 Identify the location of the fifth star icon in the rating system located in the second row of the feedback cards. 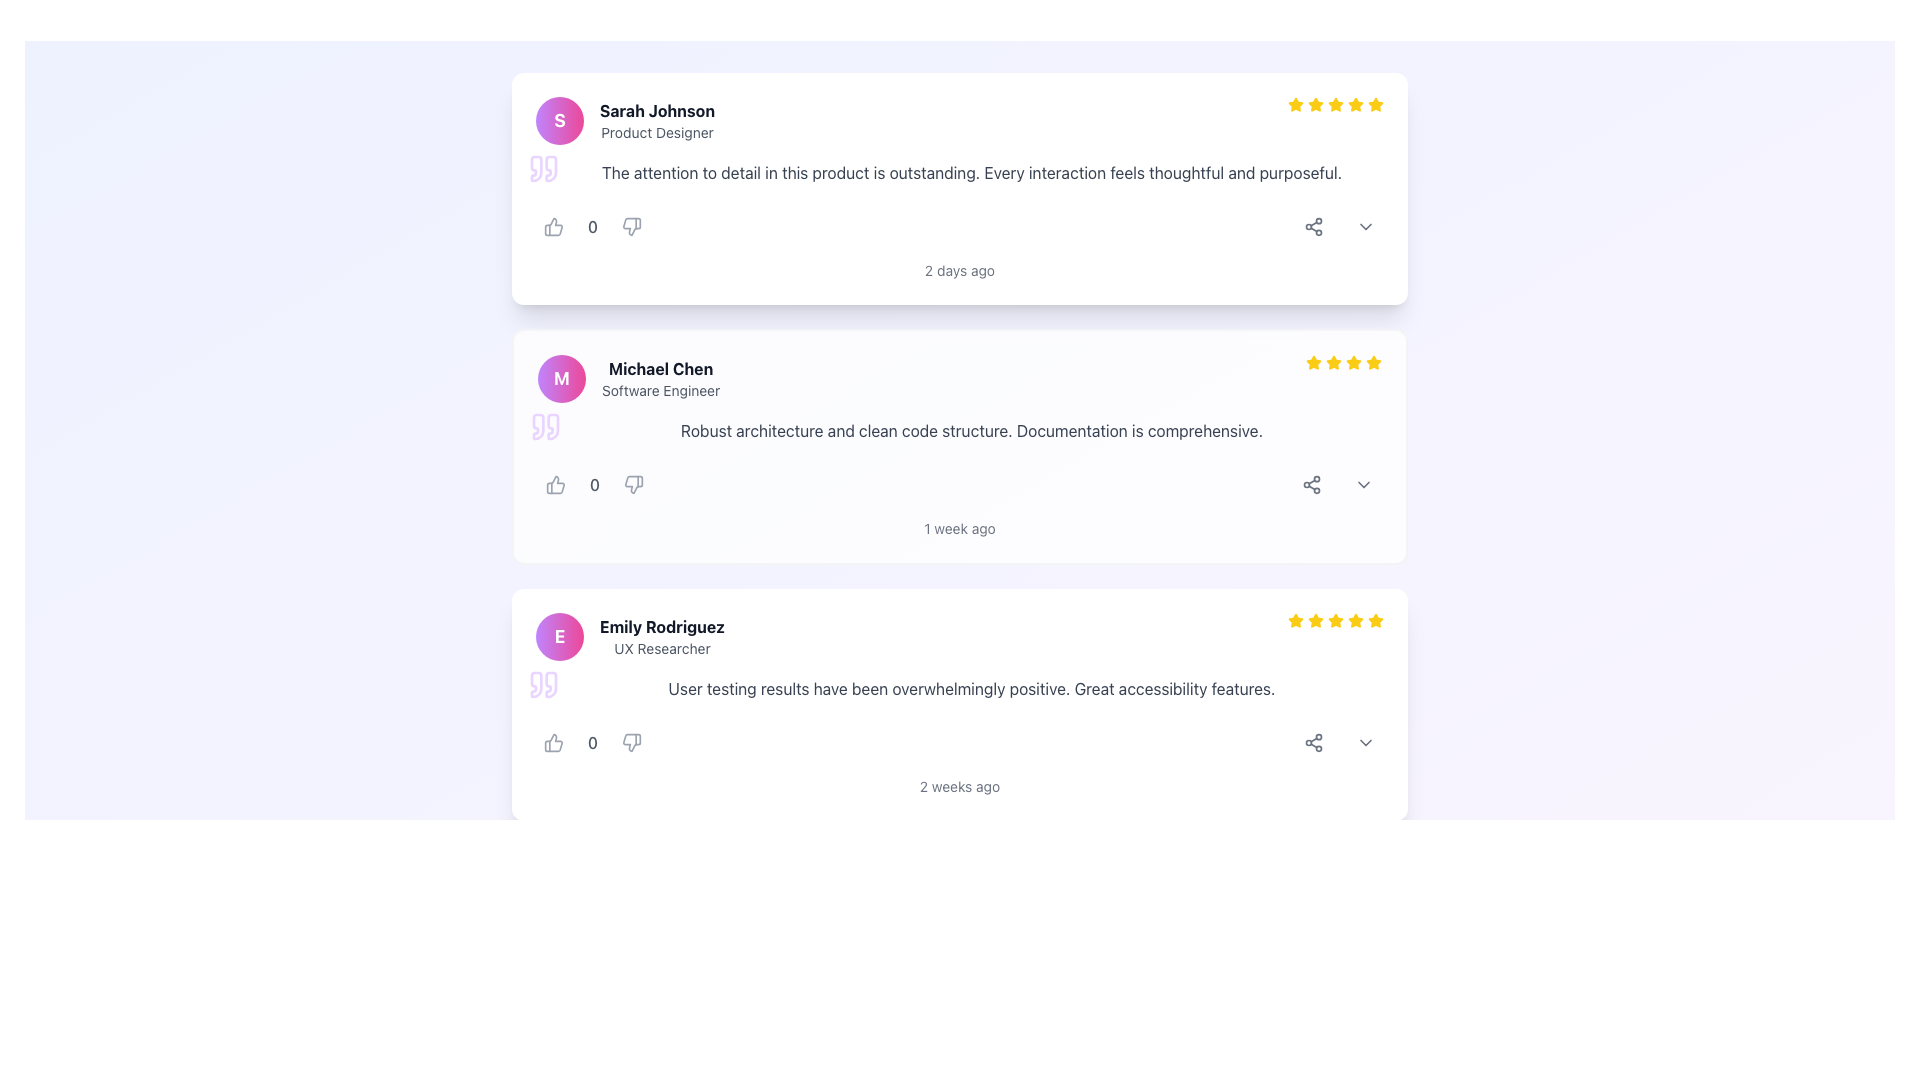
(1372, 362).